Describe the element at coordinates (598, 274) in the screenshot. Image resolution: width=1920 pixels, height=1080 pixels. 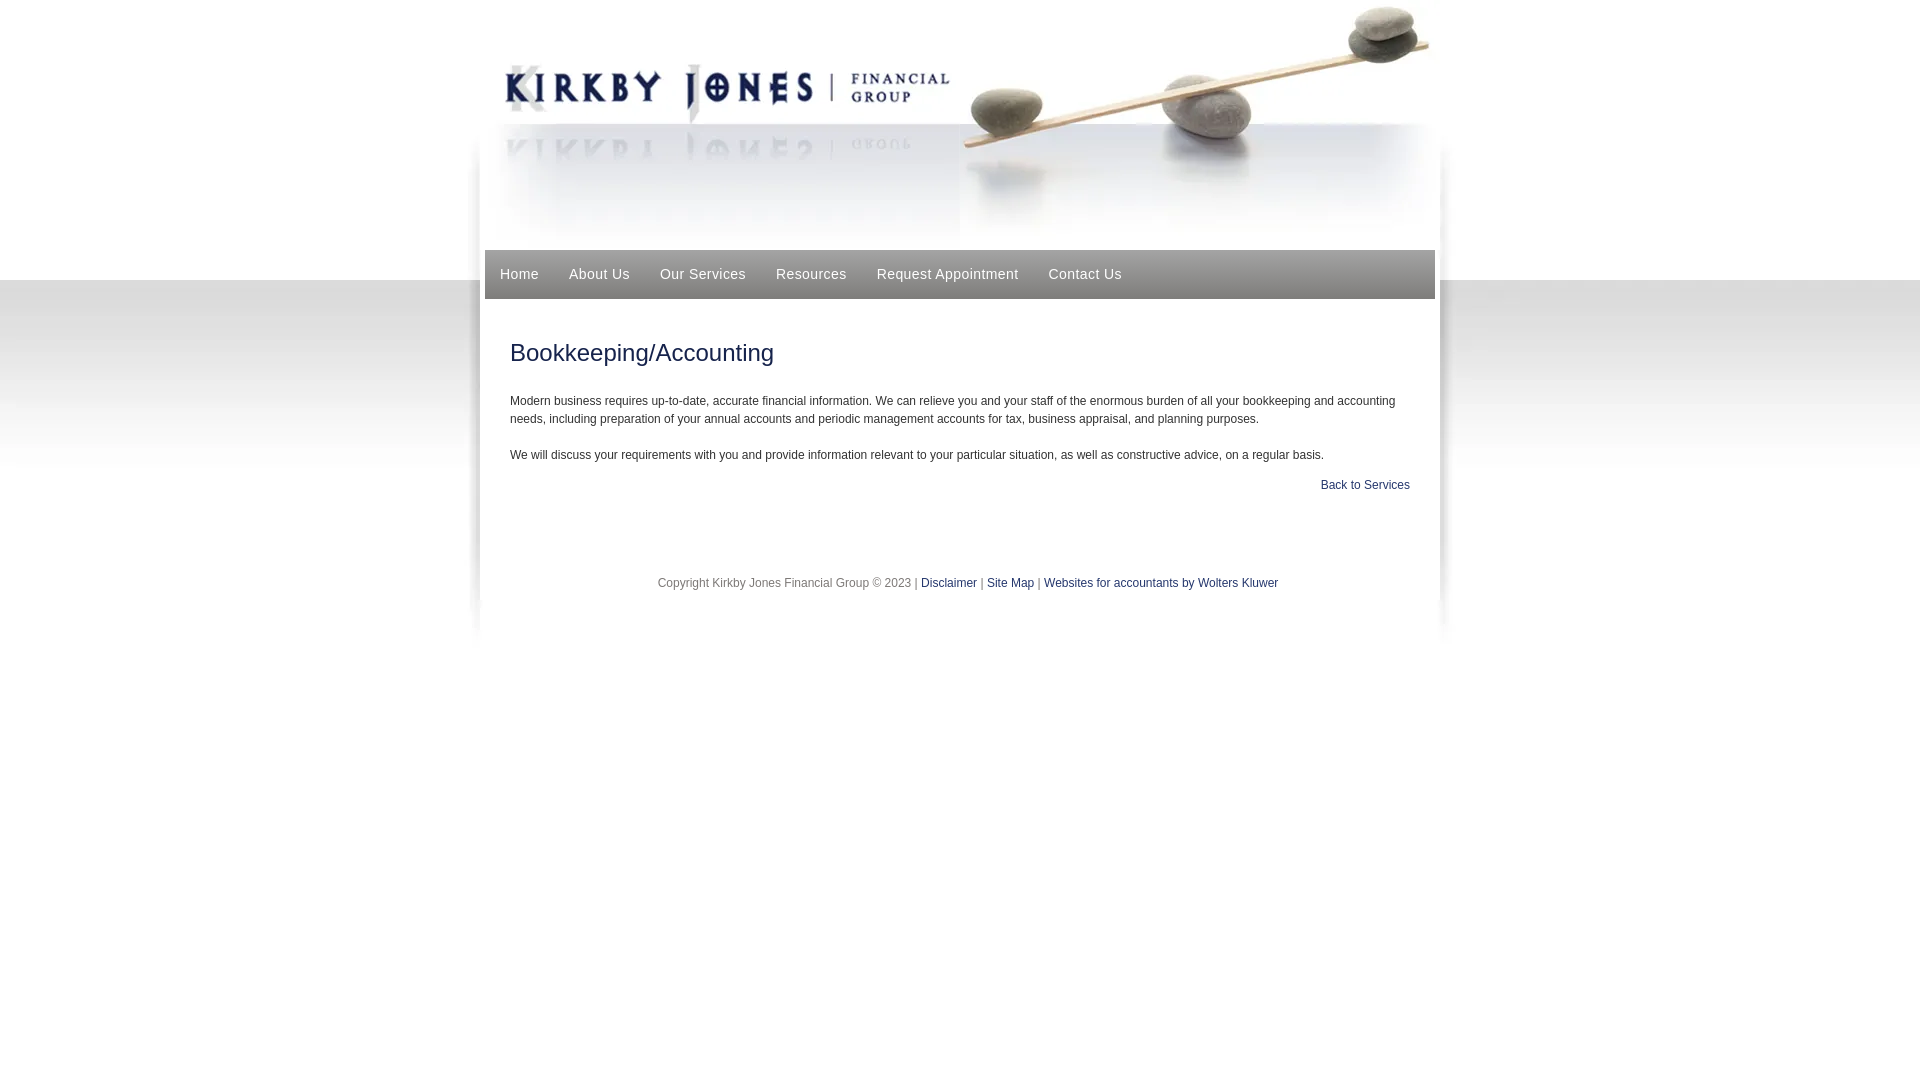
I see `'About Us'` at that location.